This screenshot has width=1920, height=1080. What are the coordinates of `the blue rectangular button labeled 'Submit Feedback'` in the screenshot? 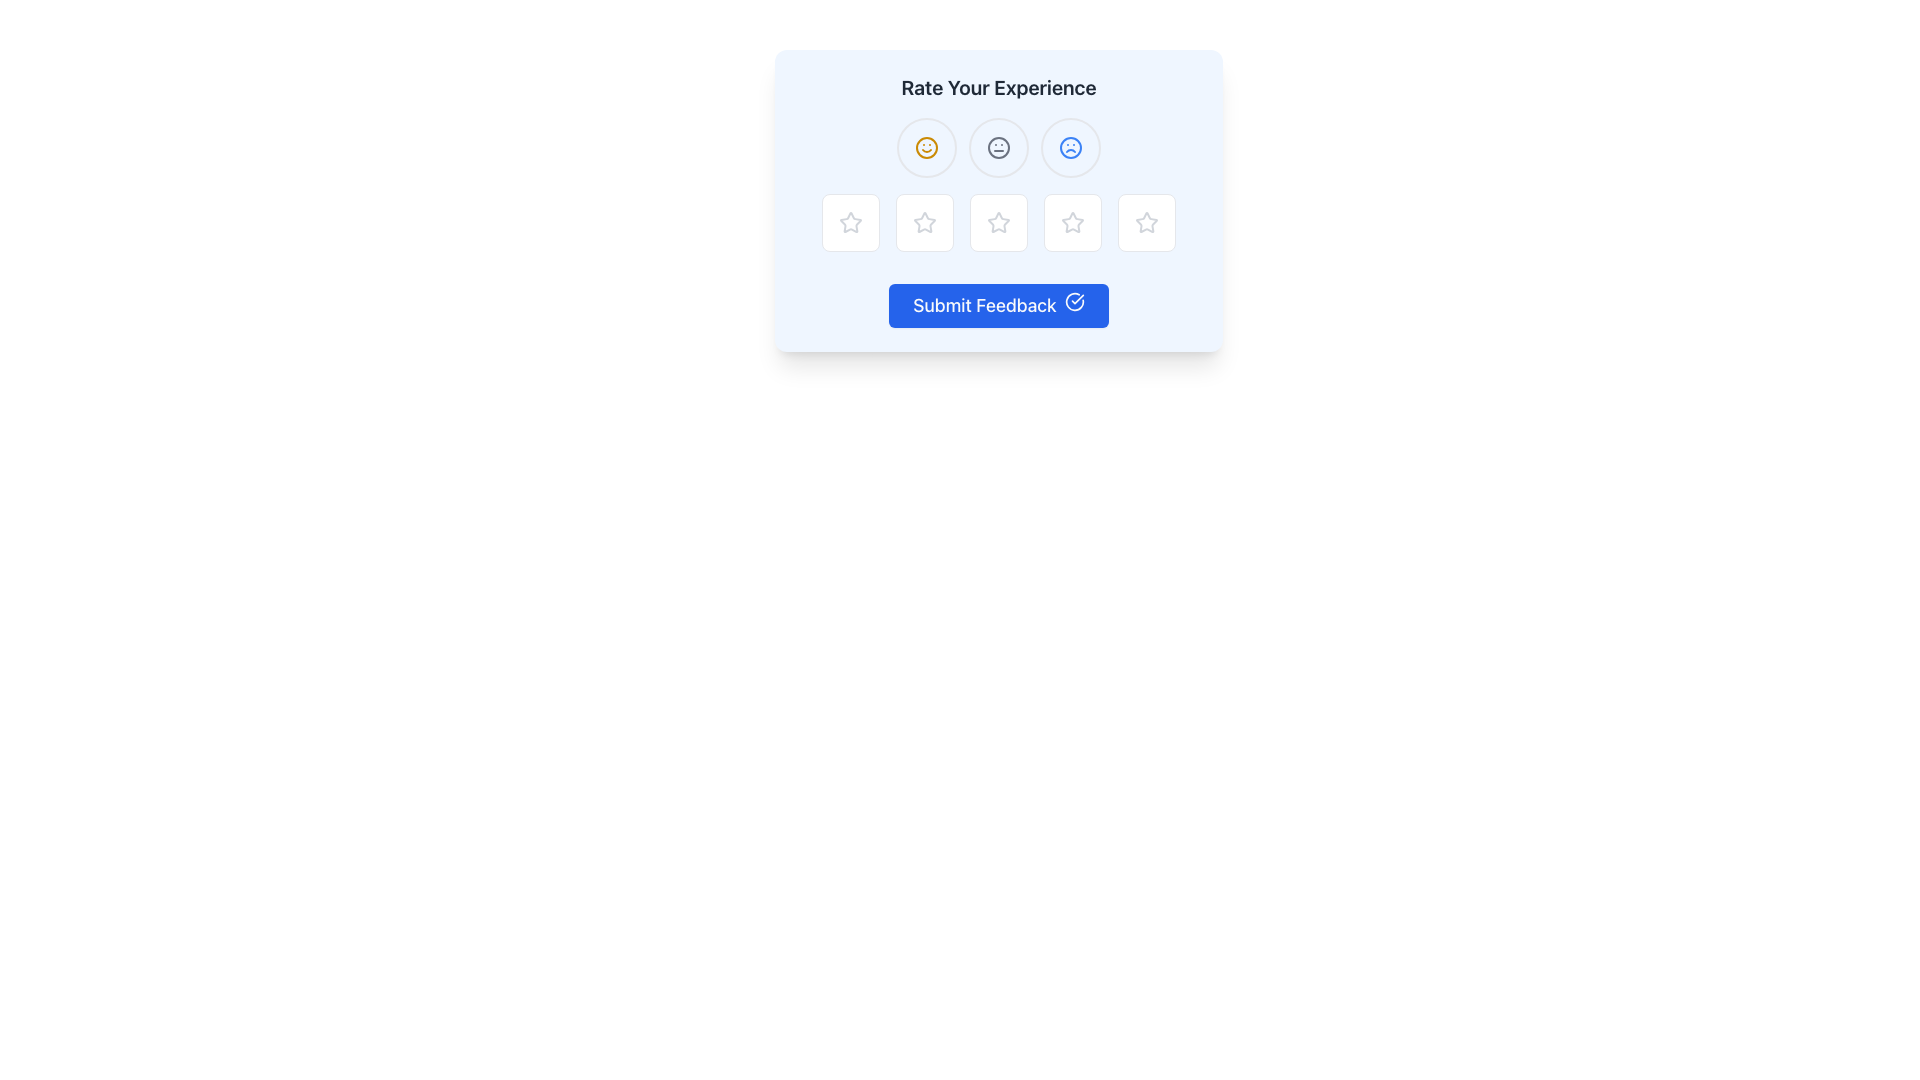 It's located at (998, 305).